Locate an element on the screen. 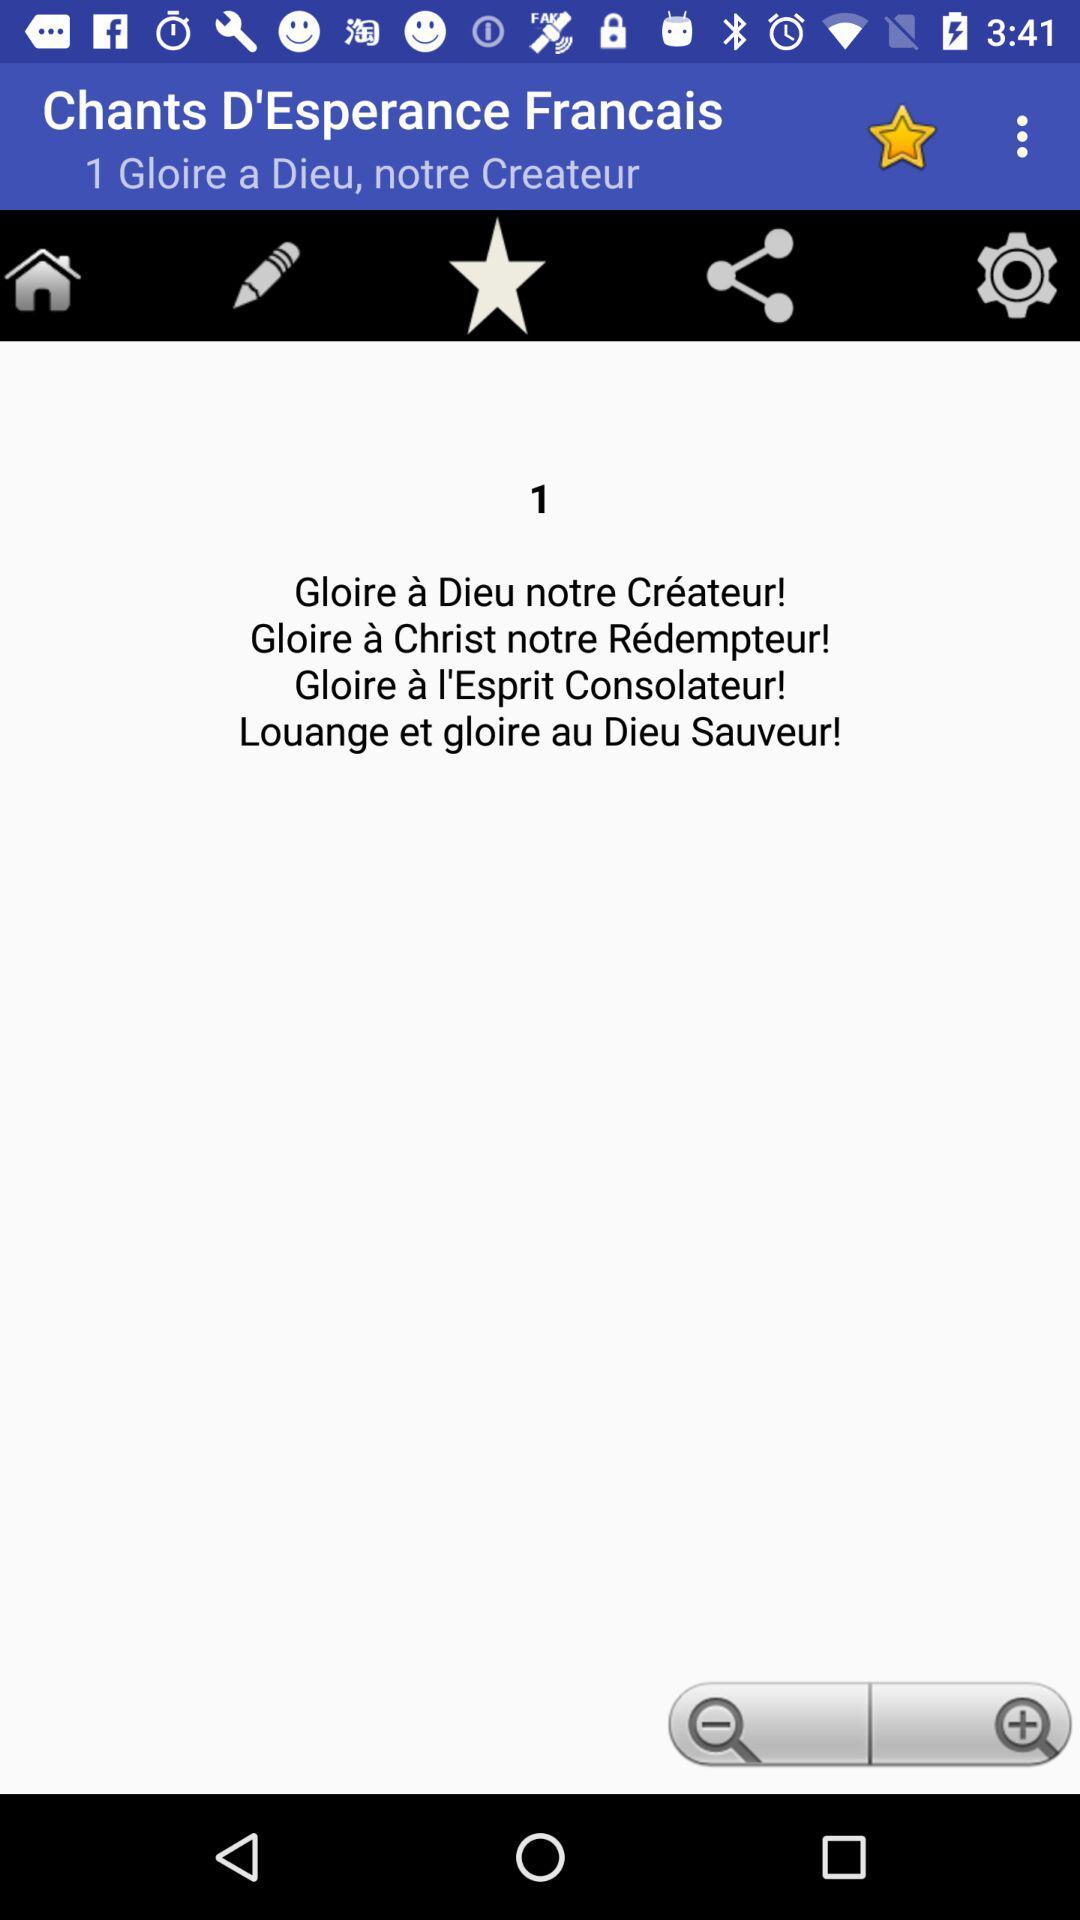 This screenshot has height=1920, width=1080. settings is located at coordinates (1017, 274).